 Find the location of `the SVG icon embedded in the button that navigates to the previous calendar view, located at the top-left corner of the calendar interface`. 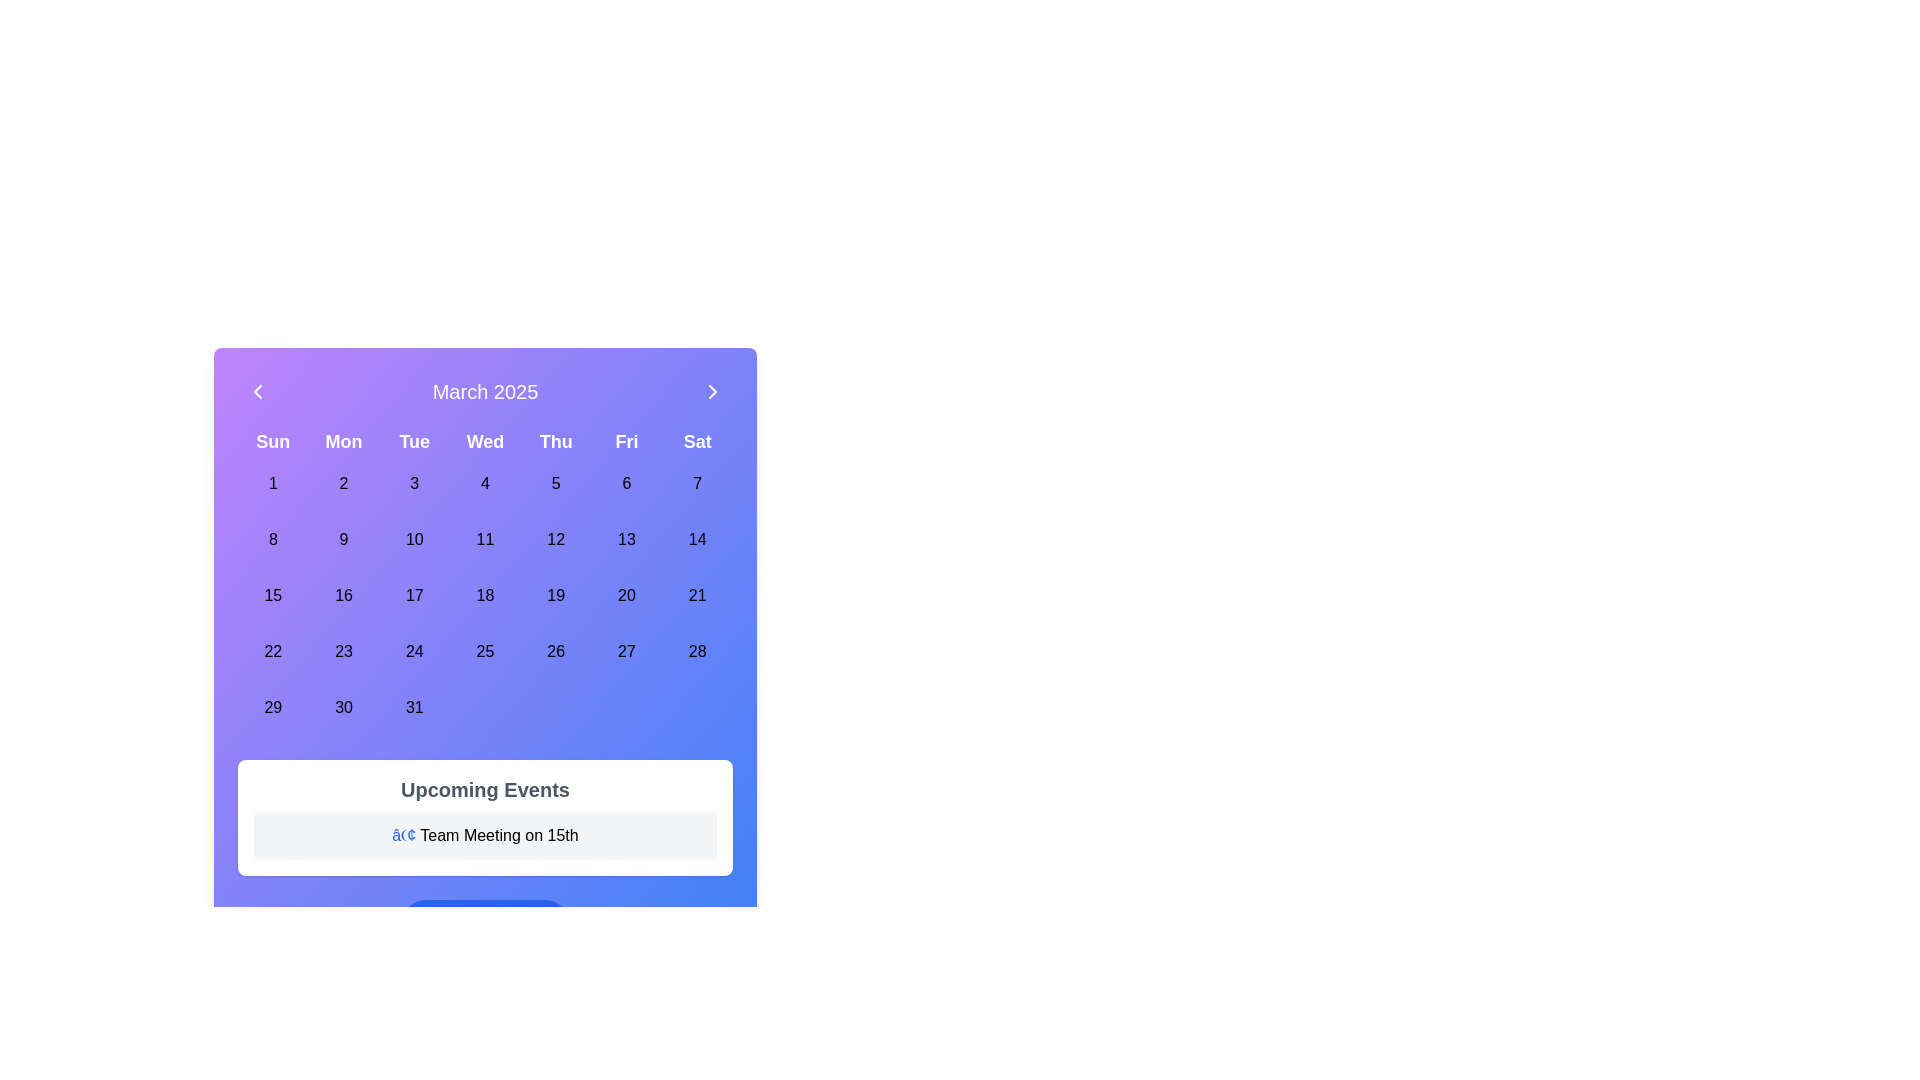

the SVG icon embedded in the button that navigates to the previous calendar view, located at the top-left corner of the calendar interface is located at coordinates (257, 392).